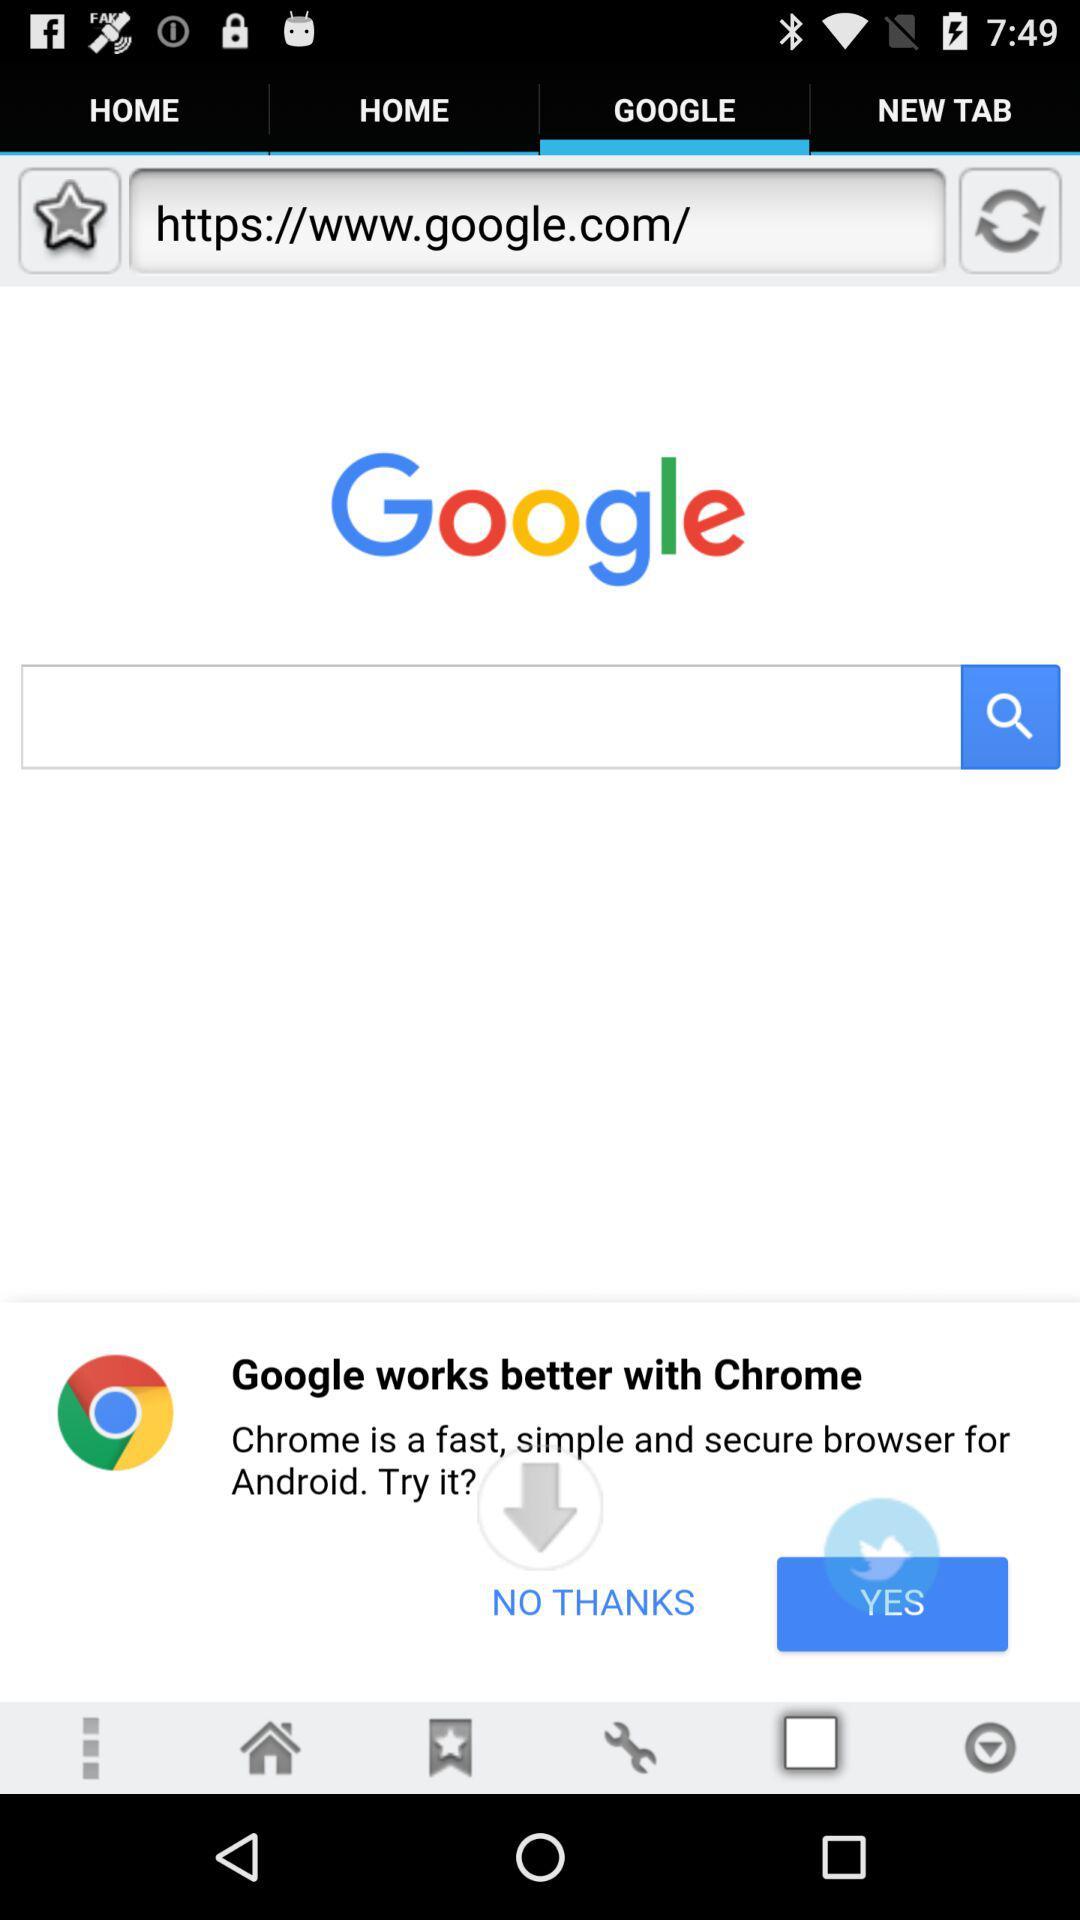 Image resolution: width=1080 pixels, height=1920 pixels. What do you see at coordinates (810, 1746) in the screenshot?
I see `access page` at bounding box center [810, 1746].